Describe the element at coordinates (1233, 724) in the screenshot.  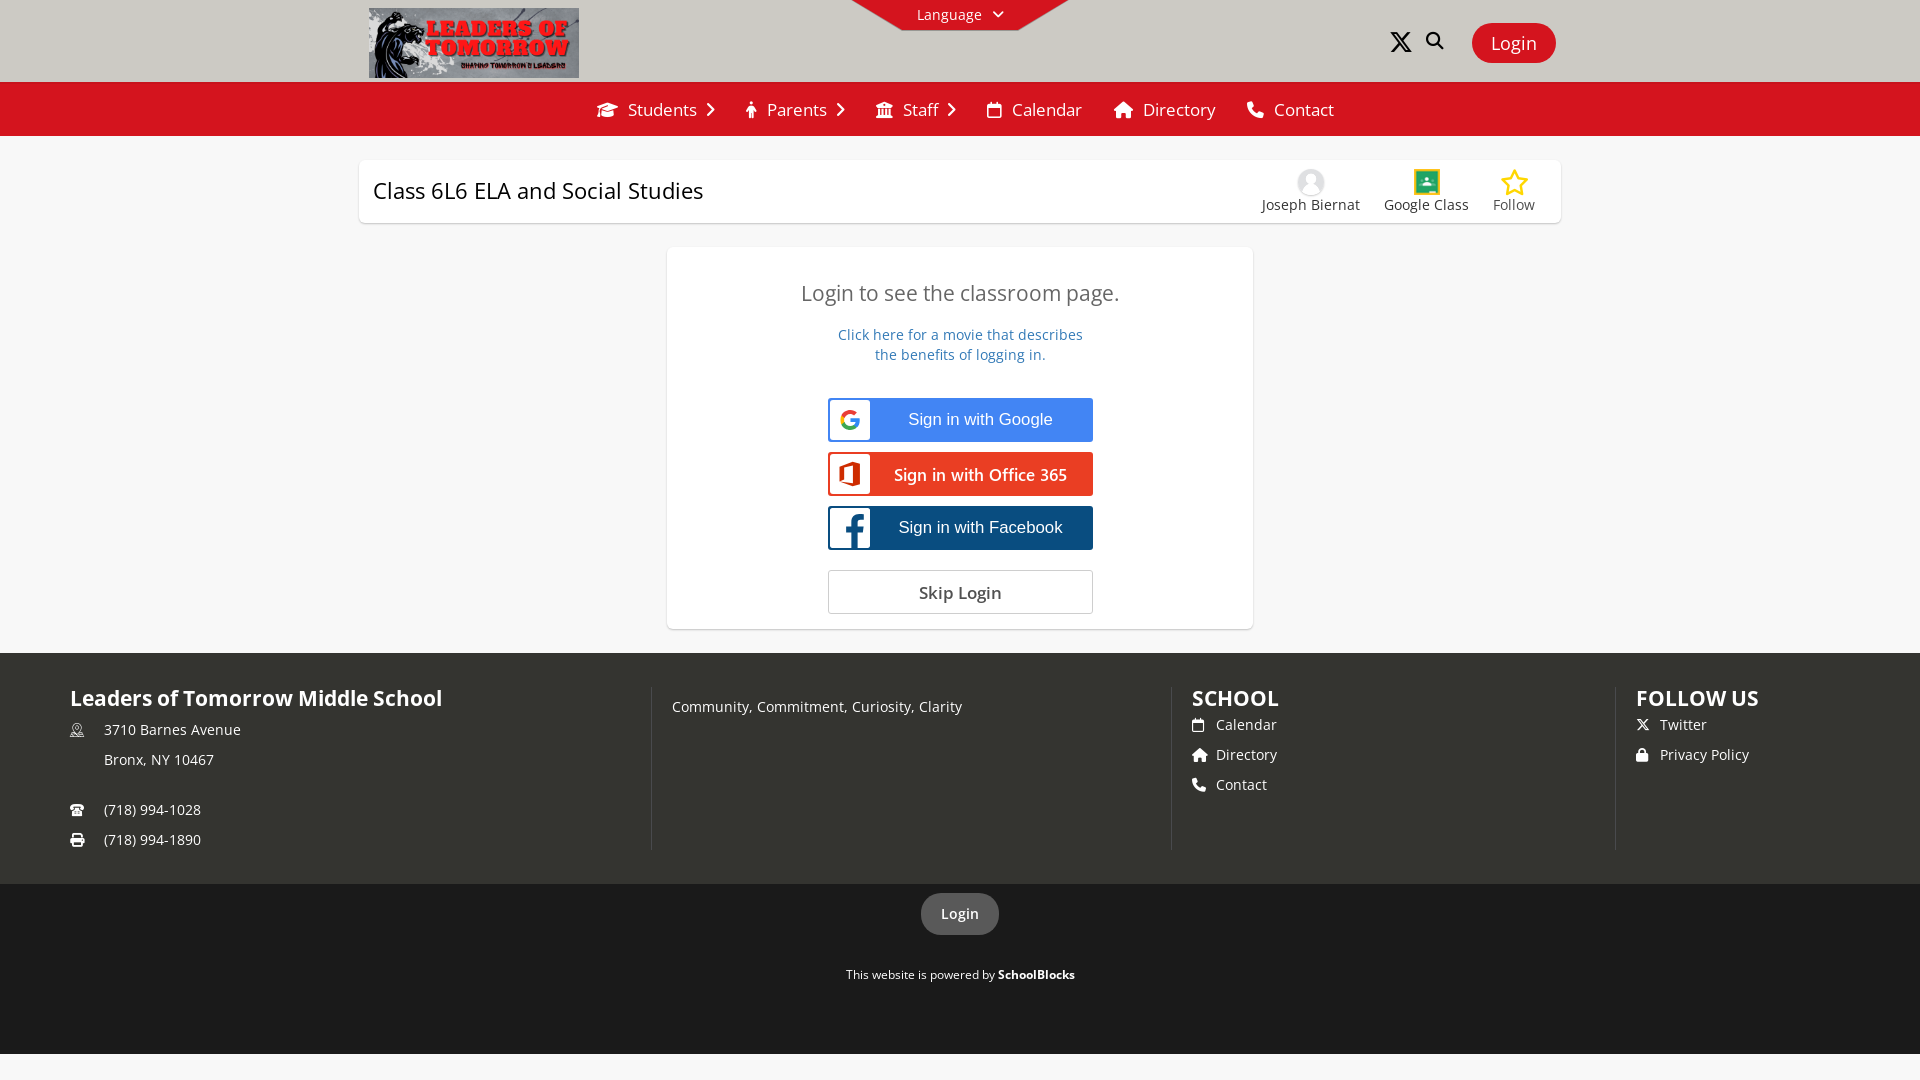
I see `'Calendar'` at that location.